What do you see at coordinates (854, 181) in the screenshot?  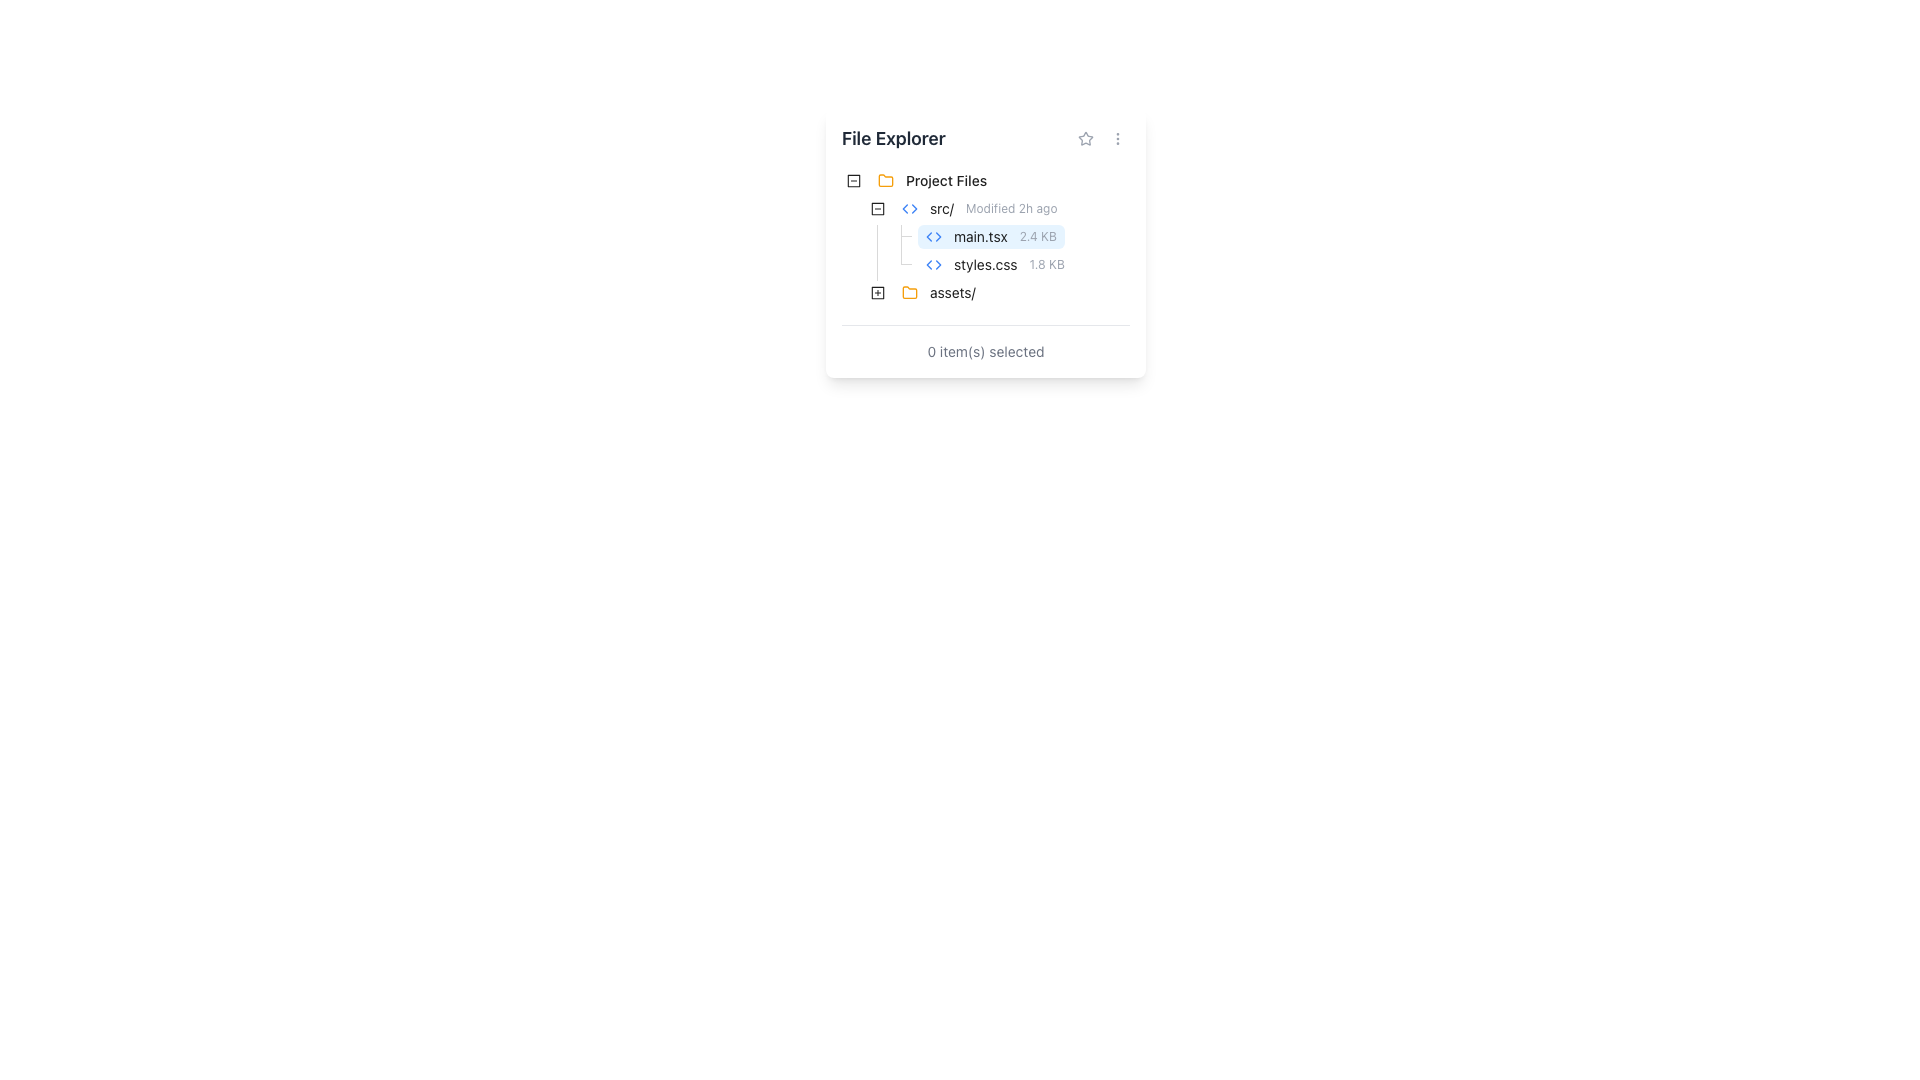 I see `the minus-square toggle button located to the left of the 'src/' label` at bounding box center [854, 181].